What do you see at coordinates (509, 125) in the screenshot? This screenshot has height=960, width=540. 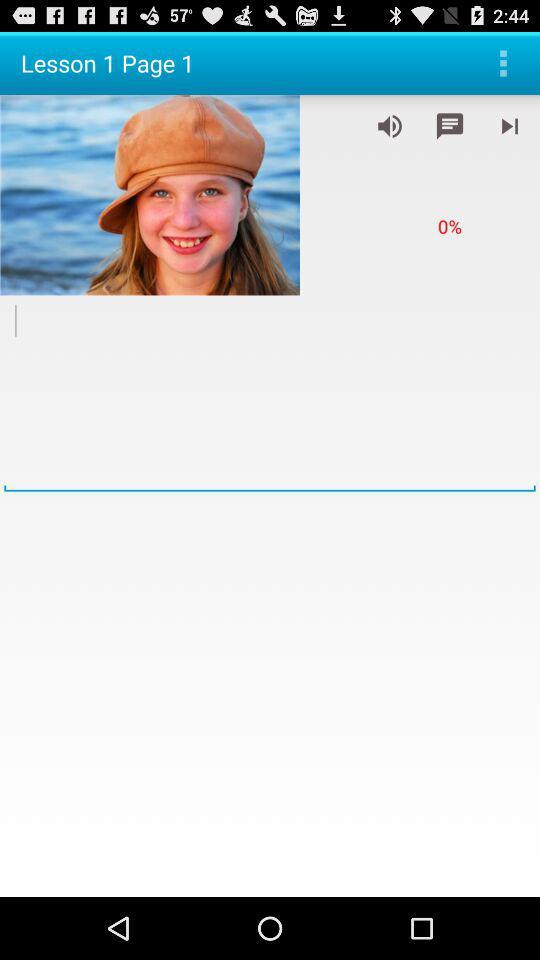 I see `skips to the final page` at bounding box center [509, 125].